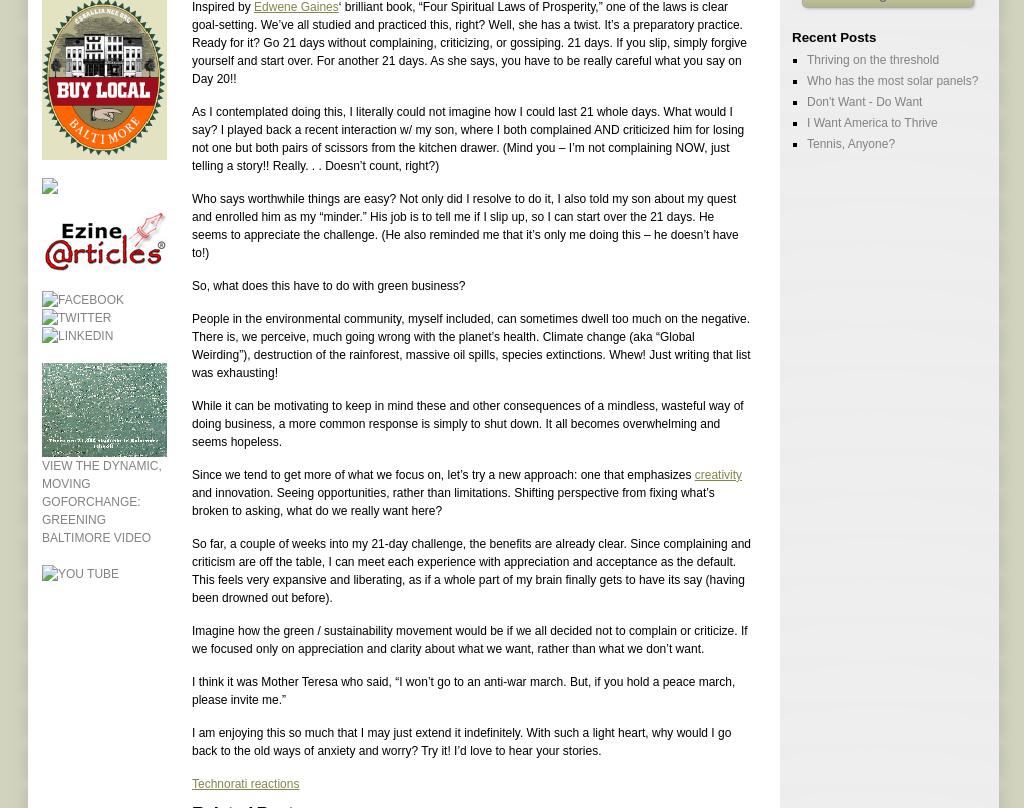 The image size is (1024, 808). What do you see at coordinates (872, 60) in the screenshot?
I see `'Thriving on the threshold'` at bounding box center [872, 60].